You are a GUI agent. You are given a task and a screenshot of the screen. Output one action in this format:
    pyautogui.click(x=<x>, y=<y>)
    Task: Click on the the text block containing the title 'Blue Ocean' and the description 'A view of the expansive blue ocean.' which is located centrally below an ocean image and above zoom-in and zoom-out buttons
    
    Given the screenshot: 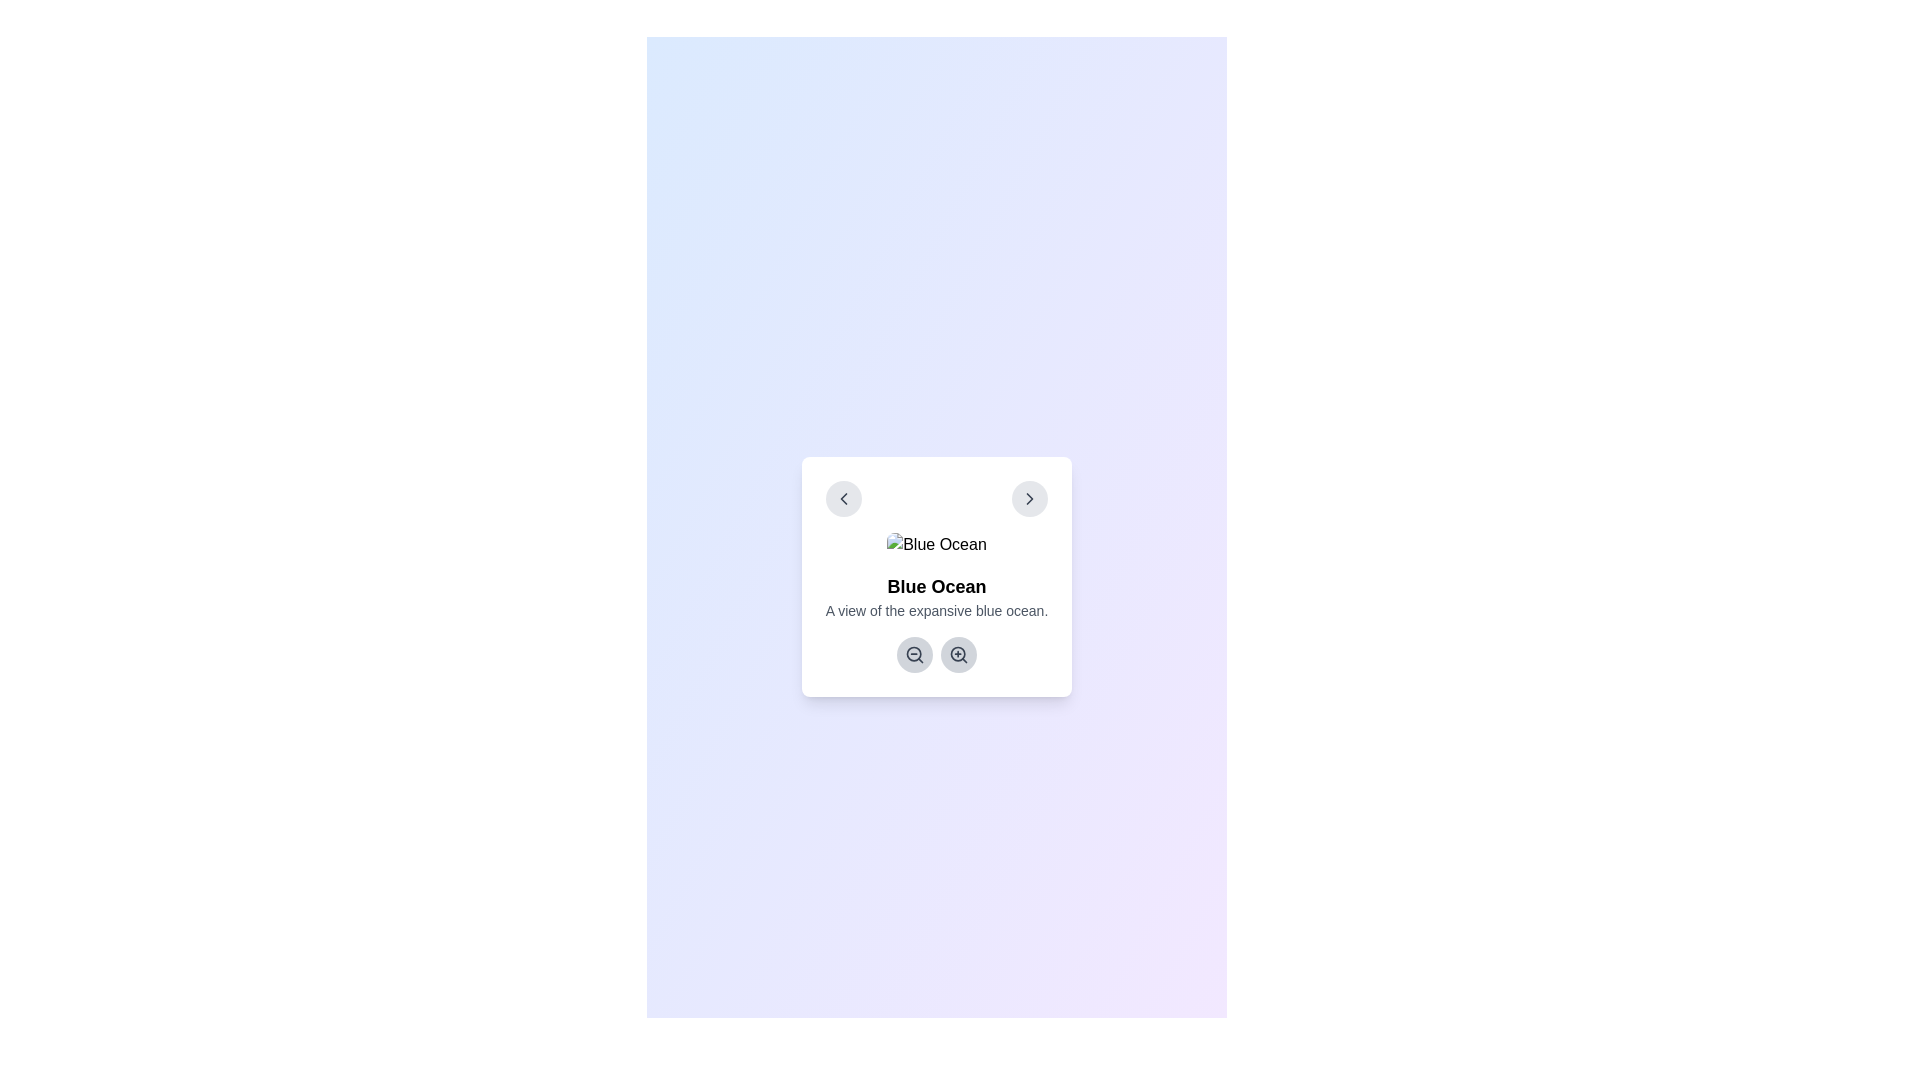 What is the action you would take?
    pyautogui.click(x=935, y=596)
    